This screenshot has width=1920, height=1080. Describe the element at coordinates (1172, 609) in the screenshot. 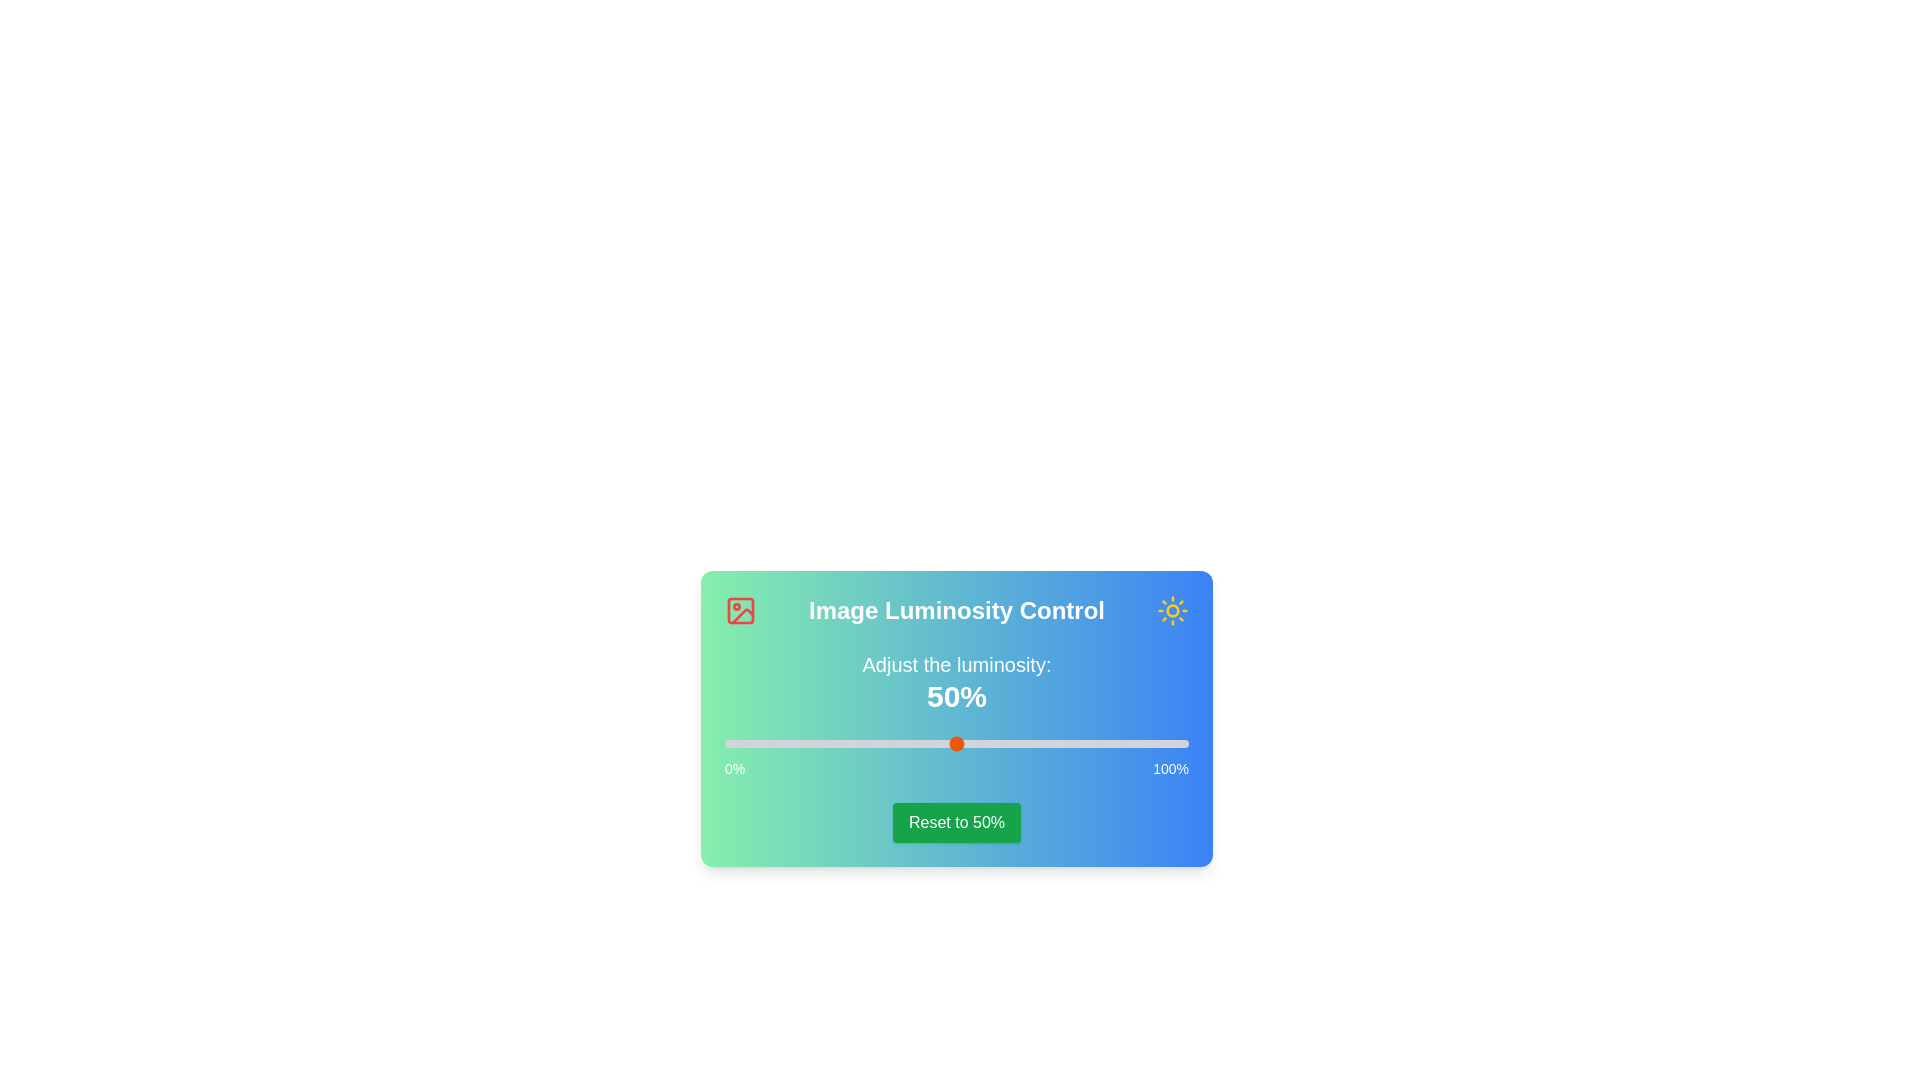

I see `the right icon in the header section` at that location.